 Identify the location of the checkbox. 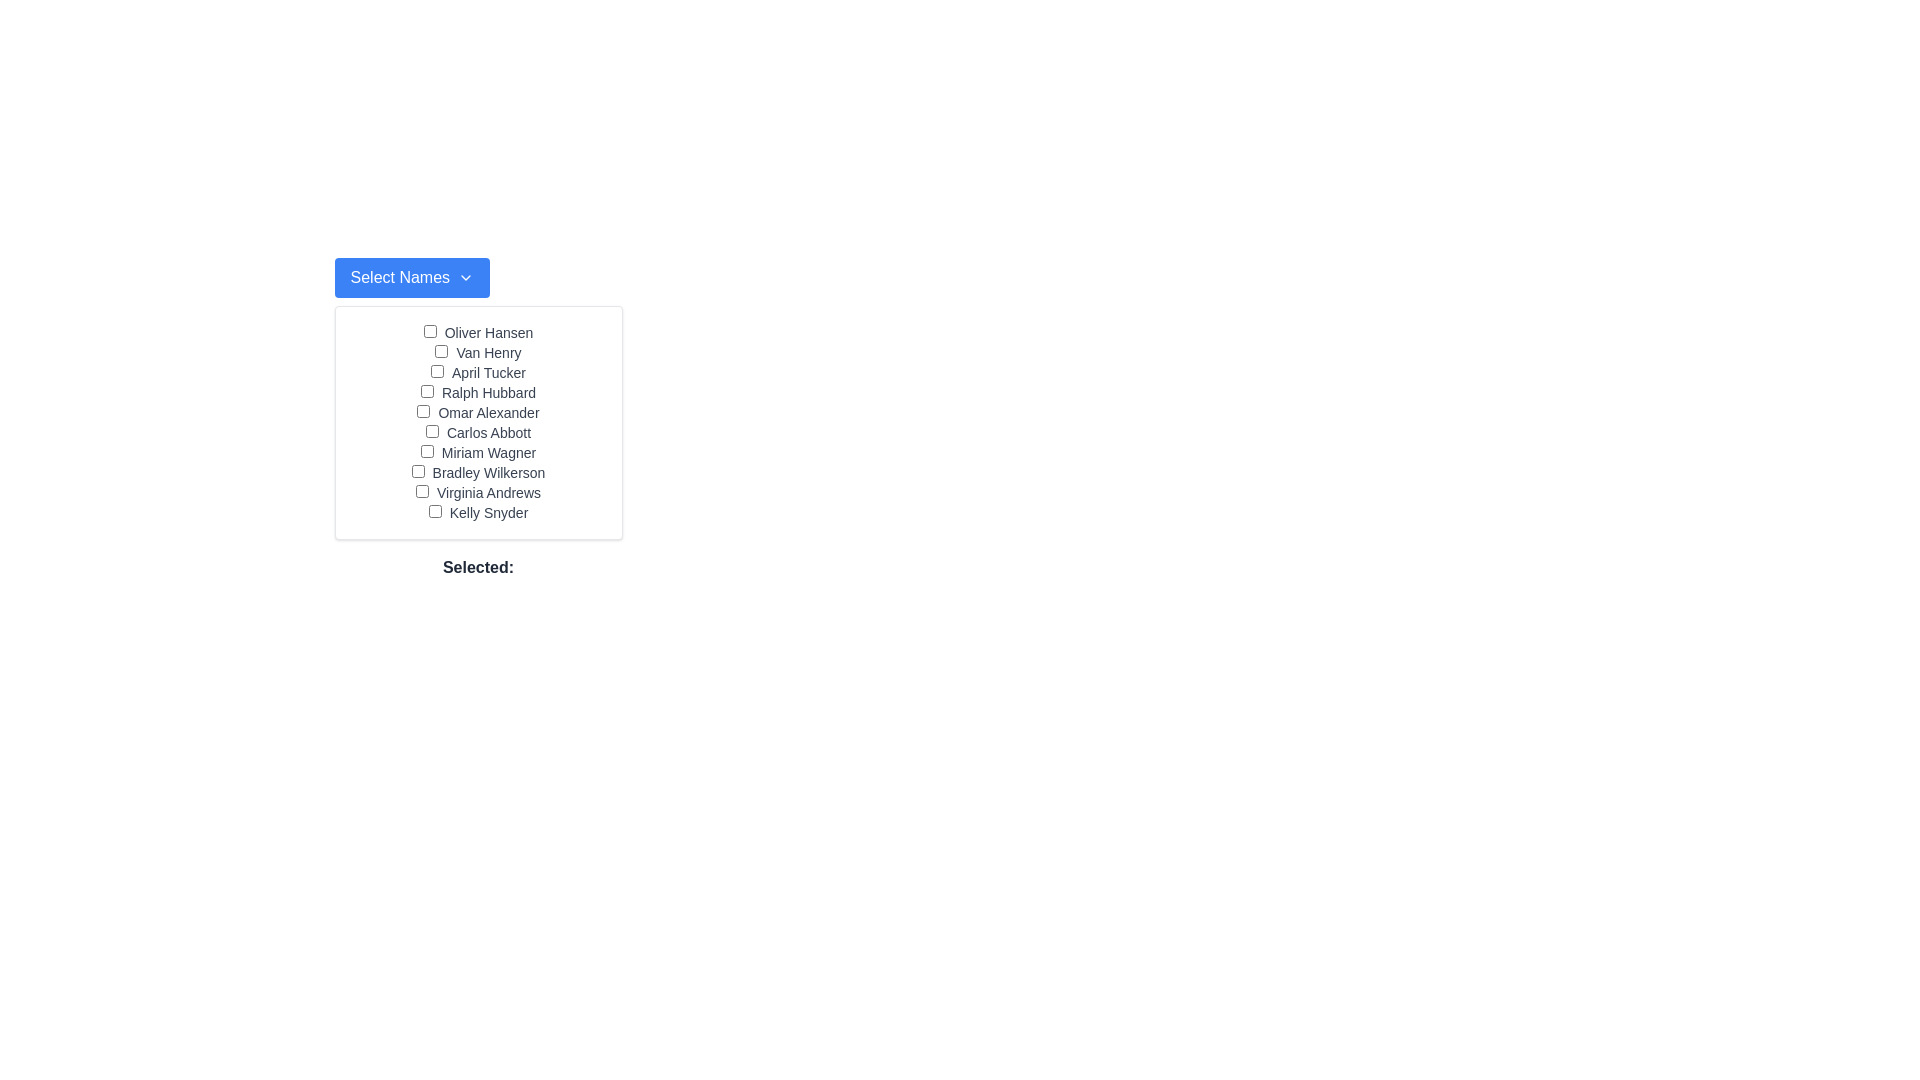
(434, 510).